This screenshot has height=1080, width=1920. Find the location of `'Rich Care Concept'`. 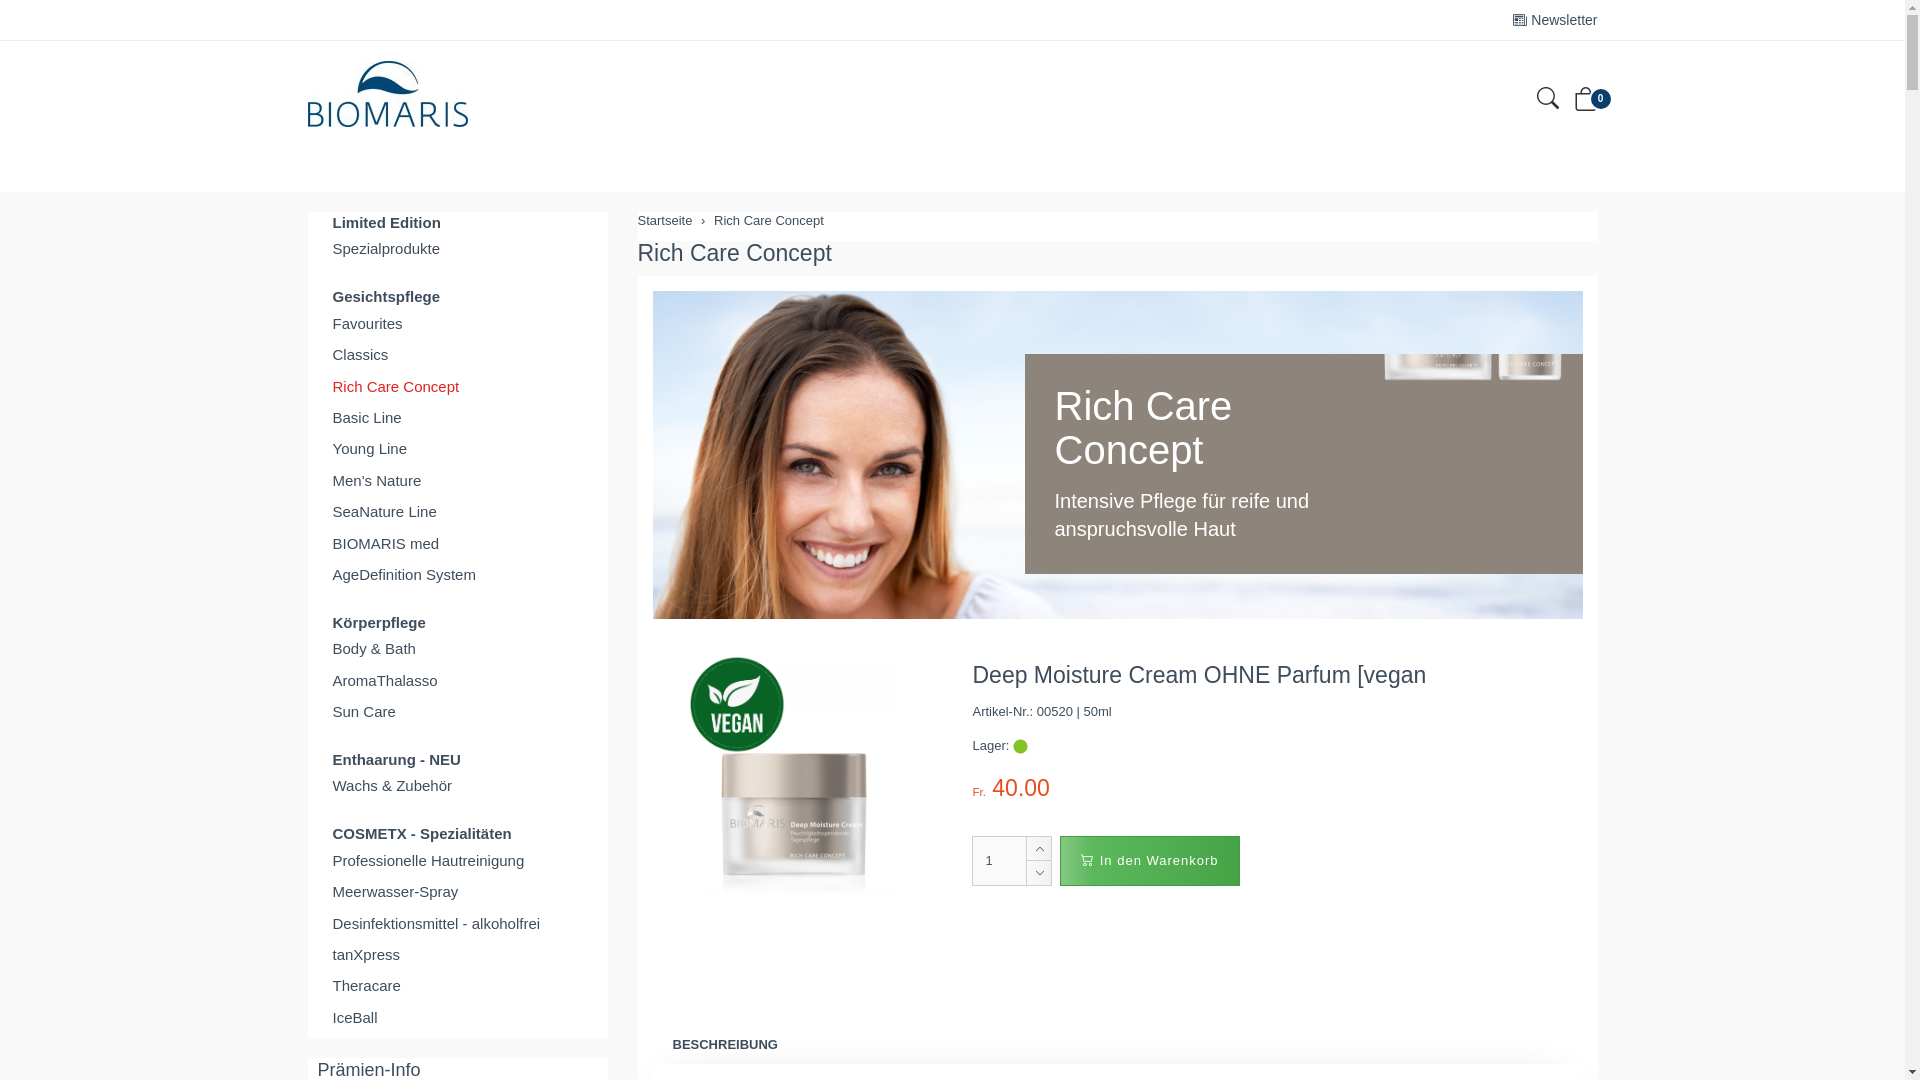

'Rich Care Concept' is located at coordinates (714, 220).